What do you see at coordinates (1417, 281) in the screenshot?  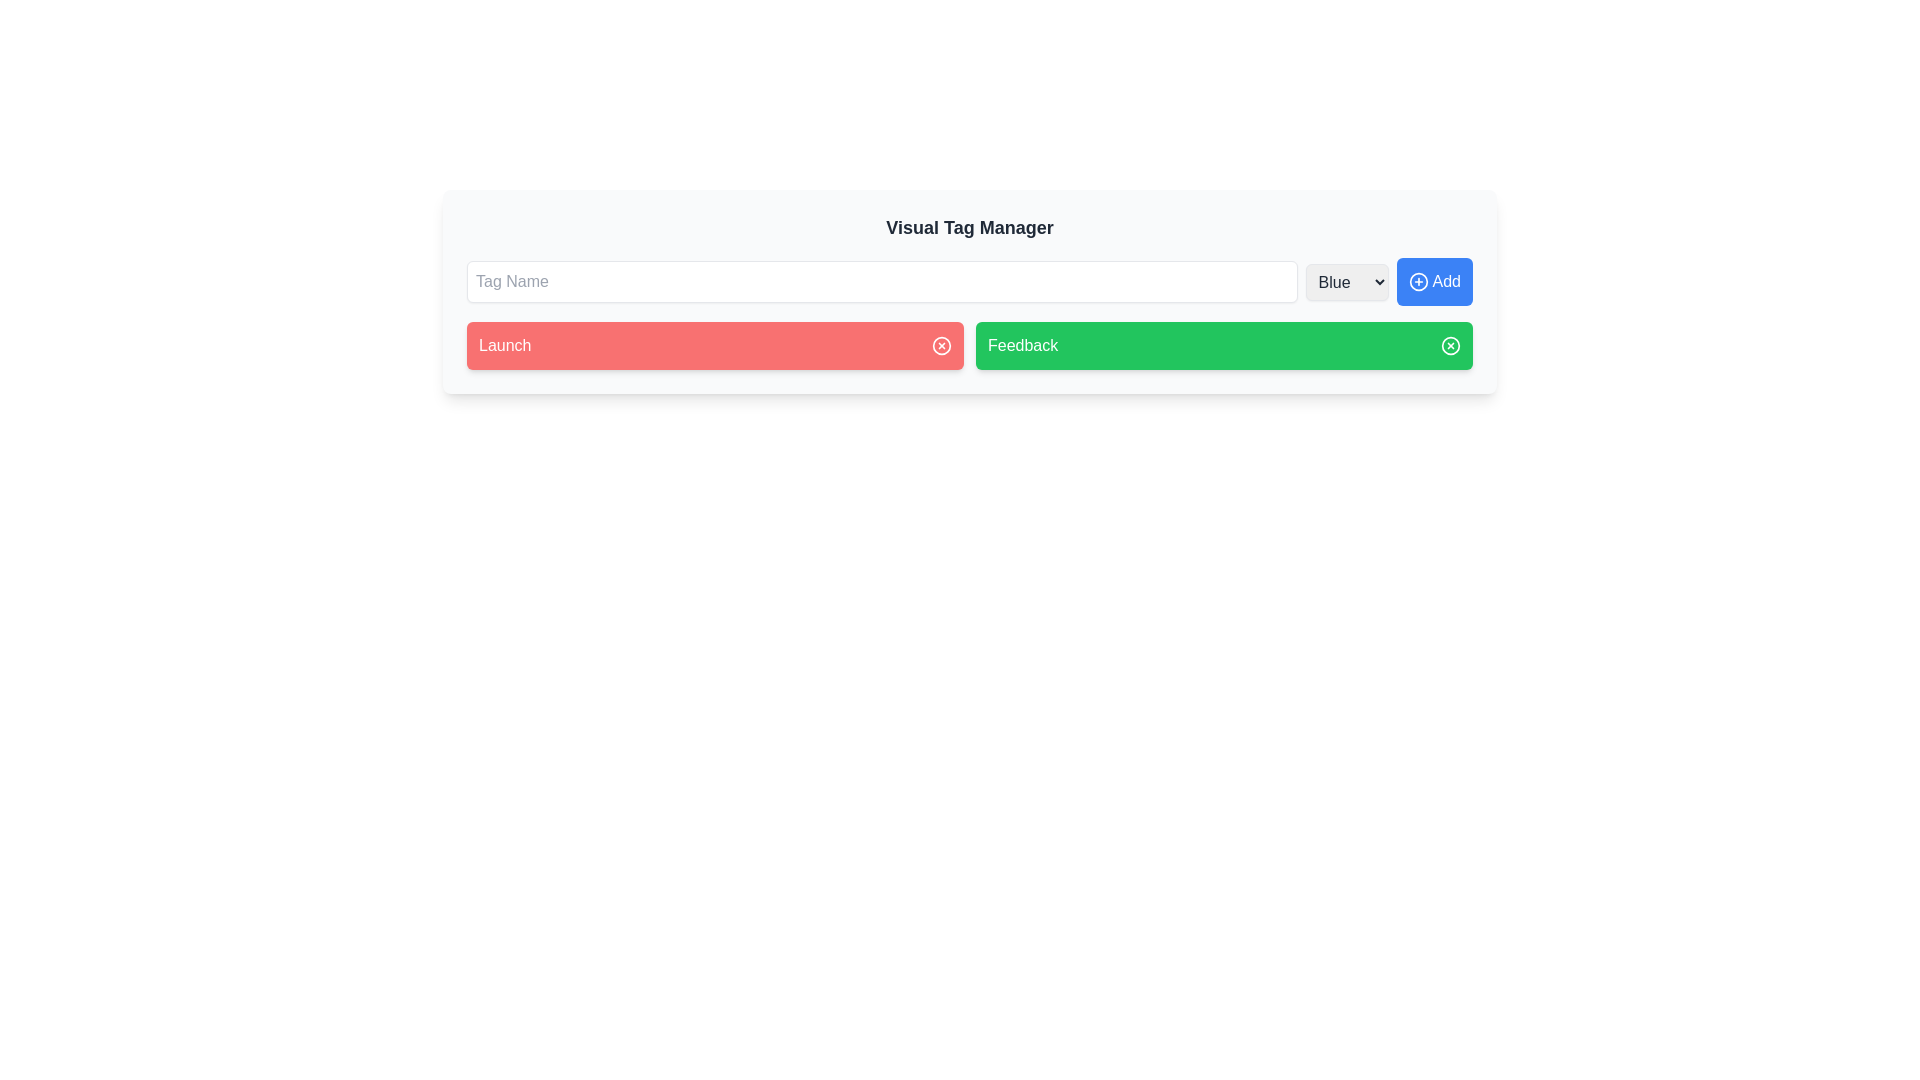 I see `the small circular icon with a '+' symbol, which is part of the blue 'Add' button located in the top-right section of the interface` at bounding box center [1417, 281].